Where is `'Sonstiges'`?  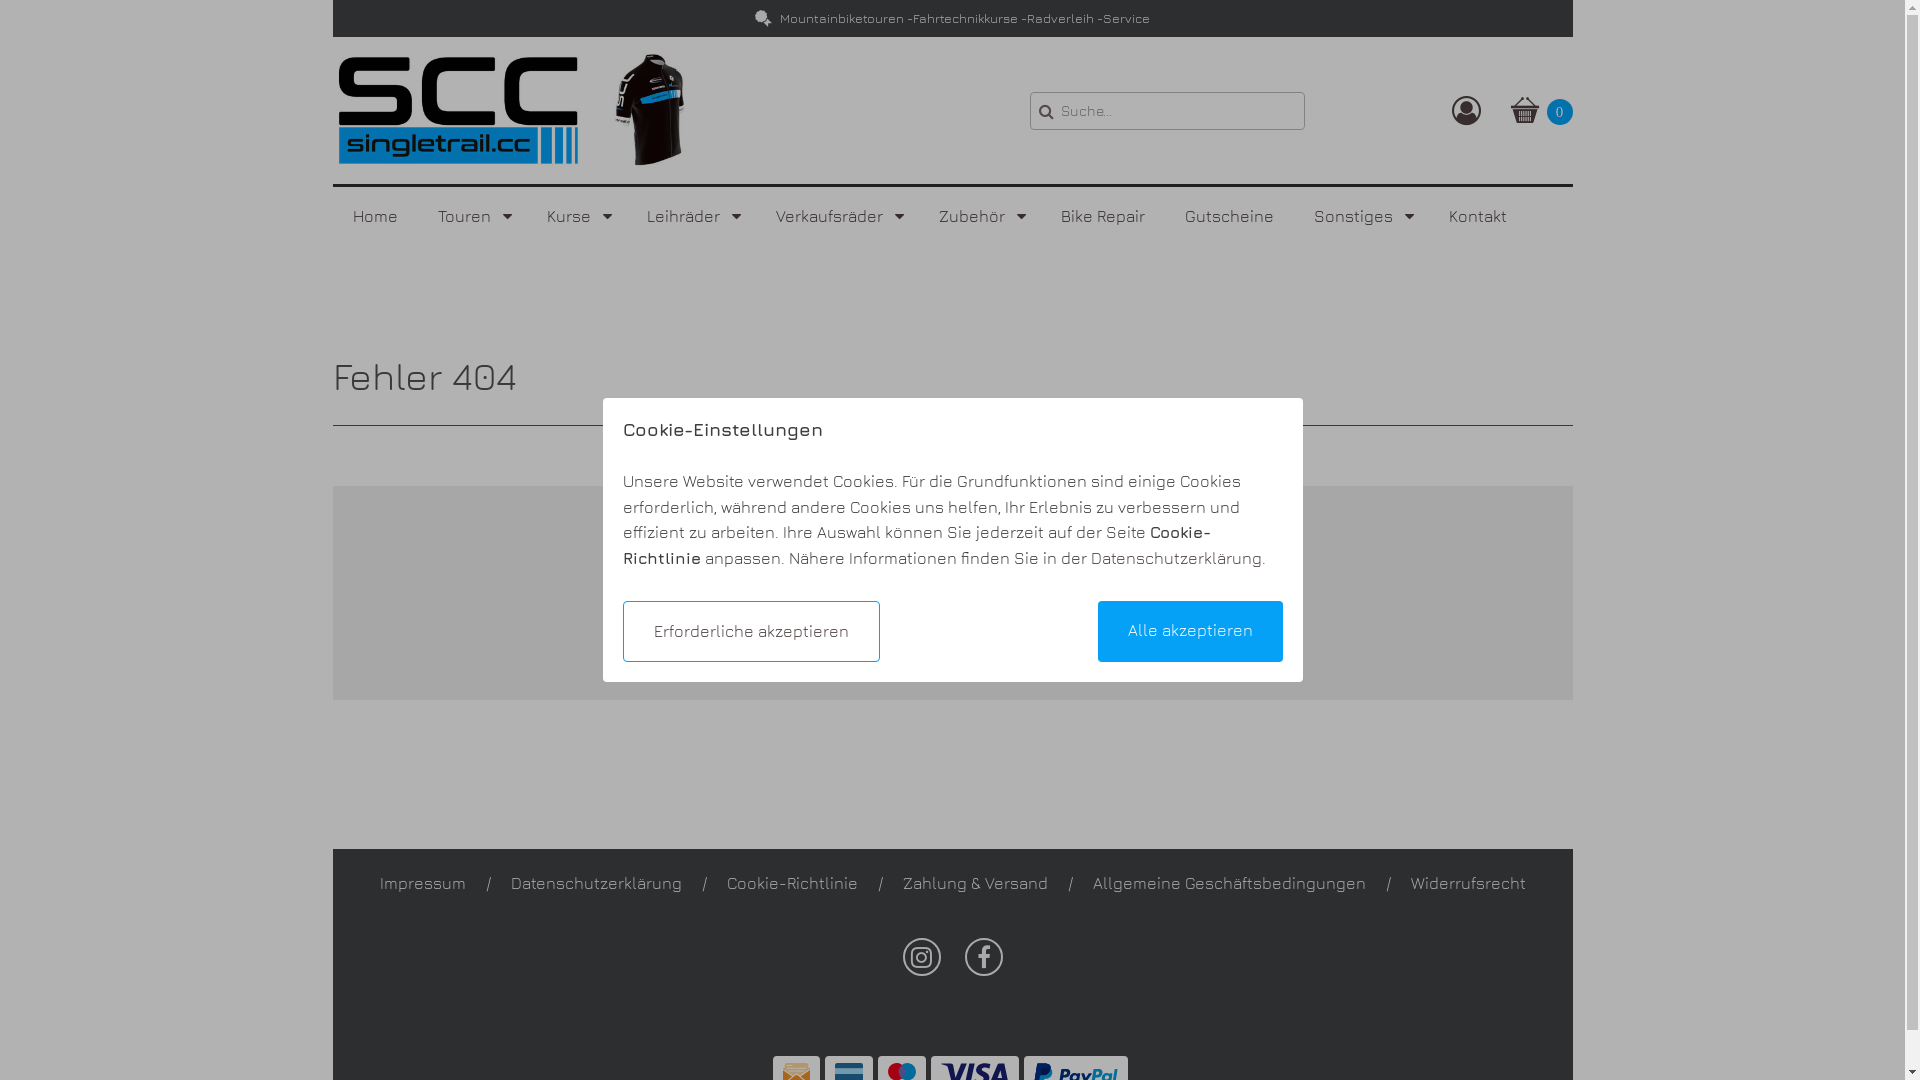 'Sonstiges' is located at coordinates (1360, 216).